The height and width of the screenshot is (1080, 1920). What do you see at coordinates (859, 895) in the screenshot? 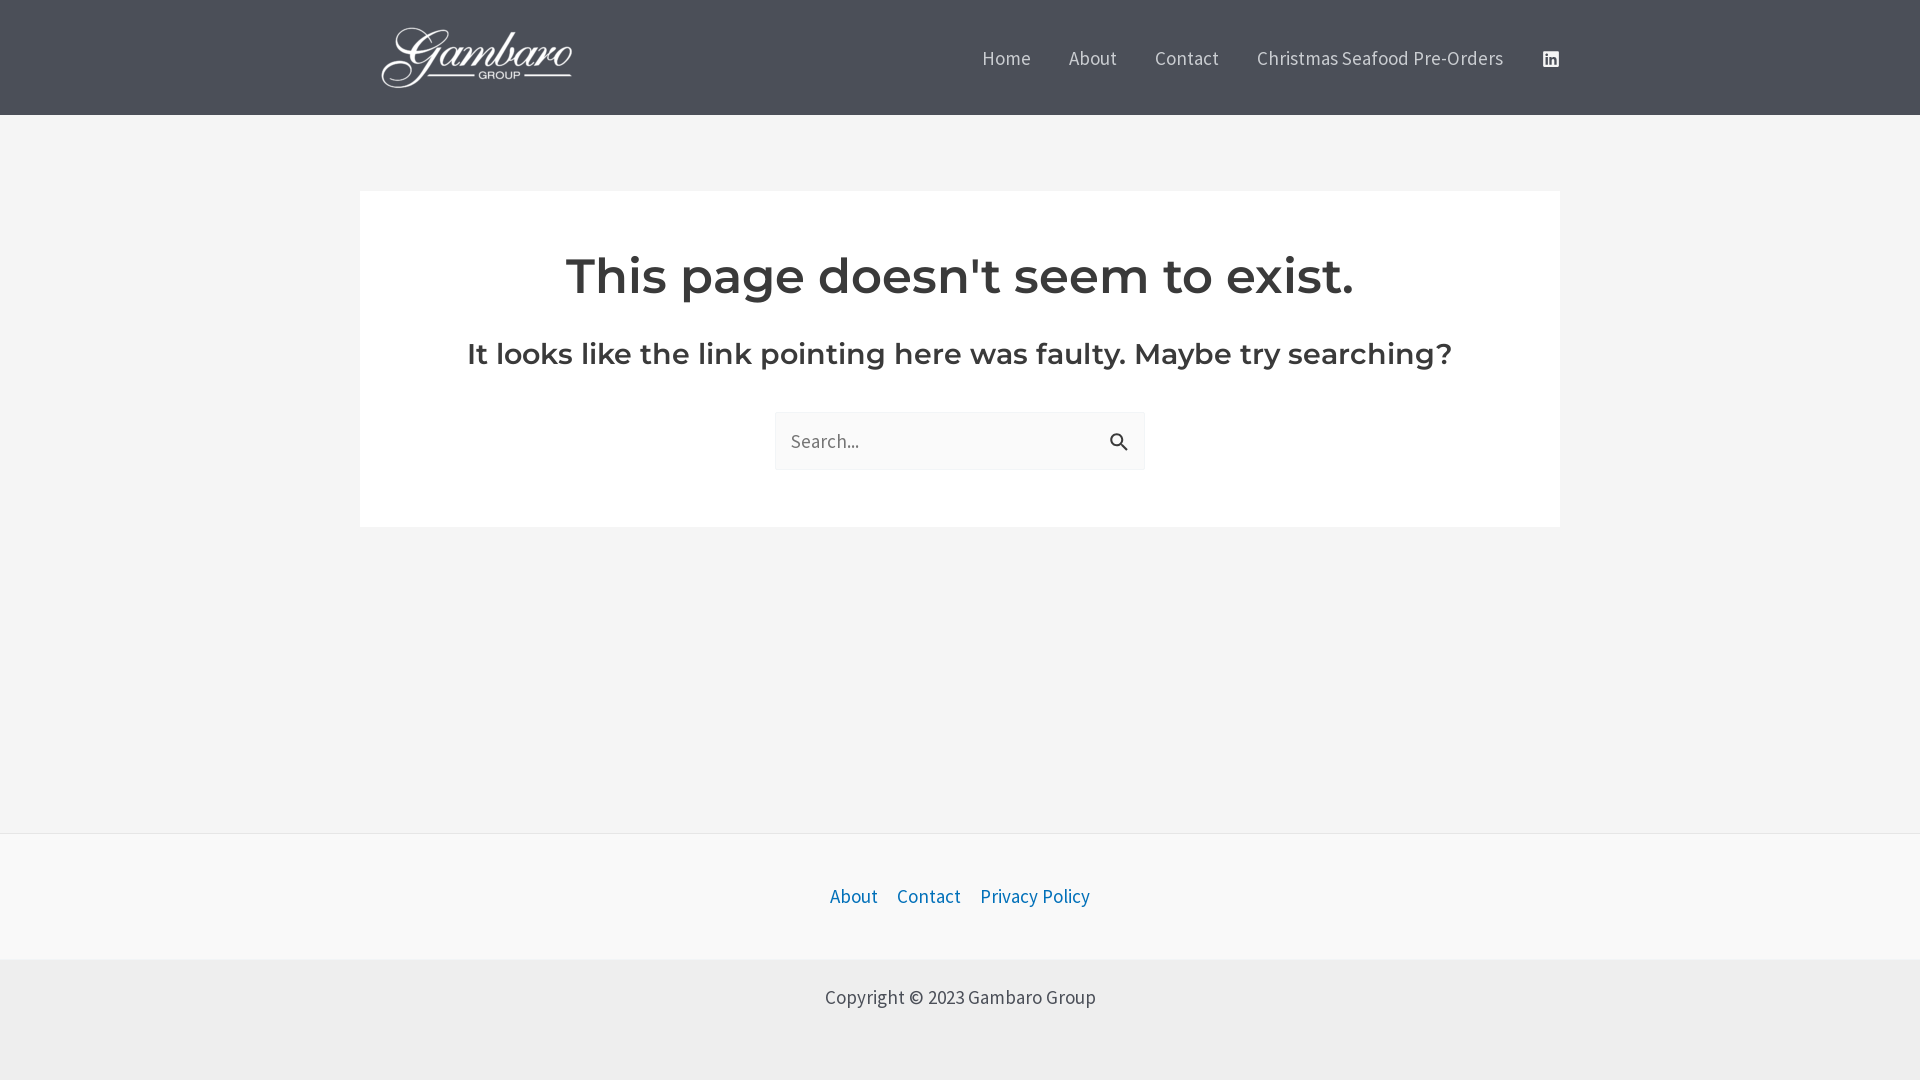
I see `'About'` at bounding box center [859, 895].